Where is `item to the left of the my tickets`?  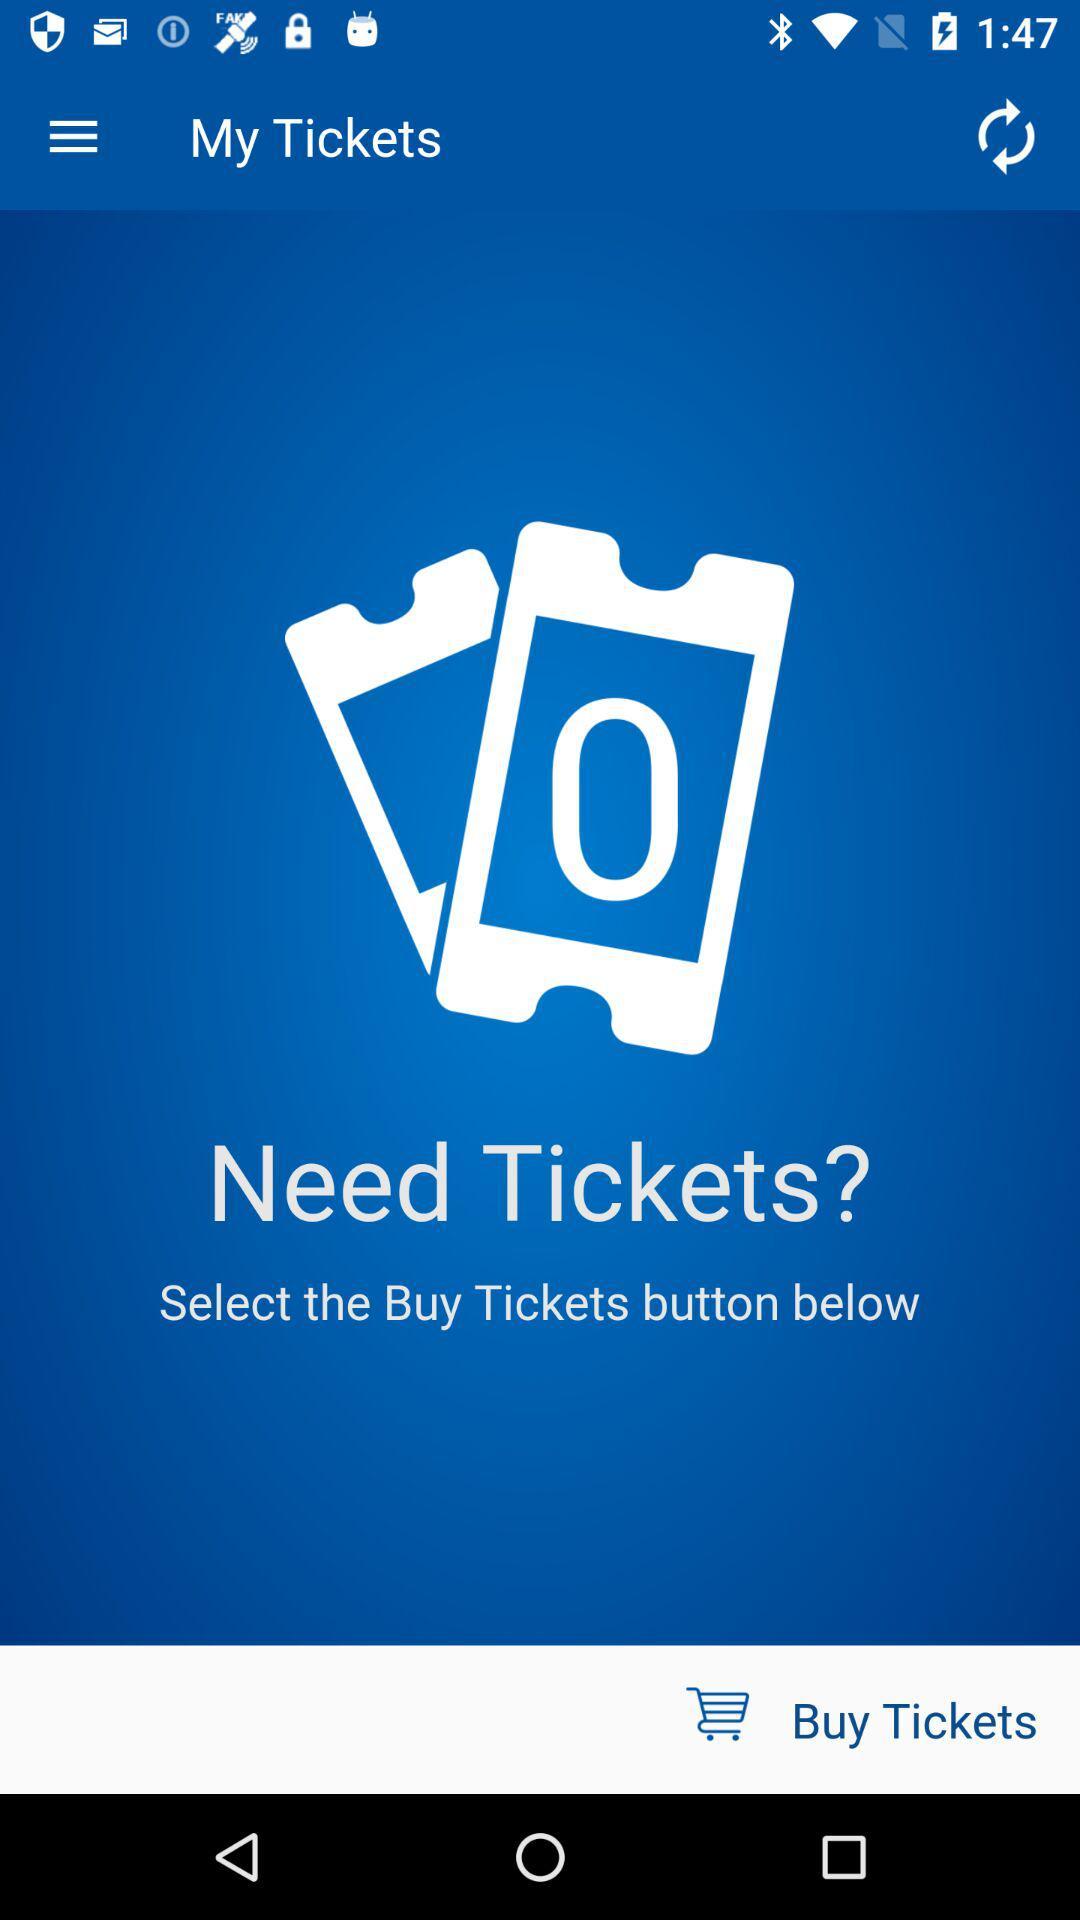
item to the left of the my tickets is located at coordinates (72, 135).